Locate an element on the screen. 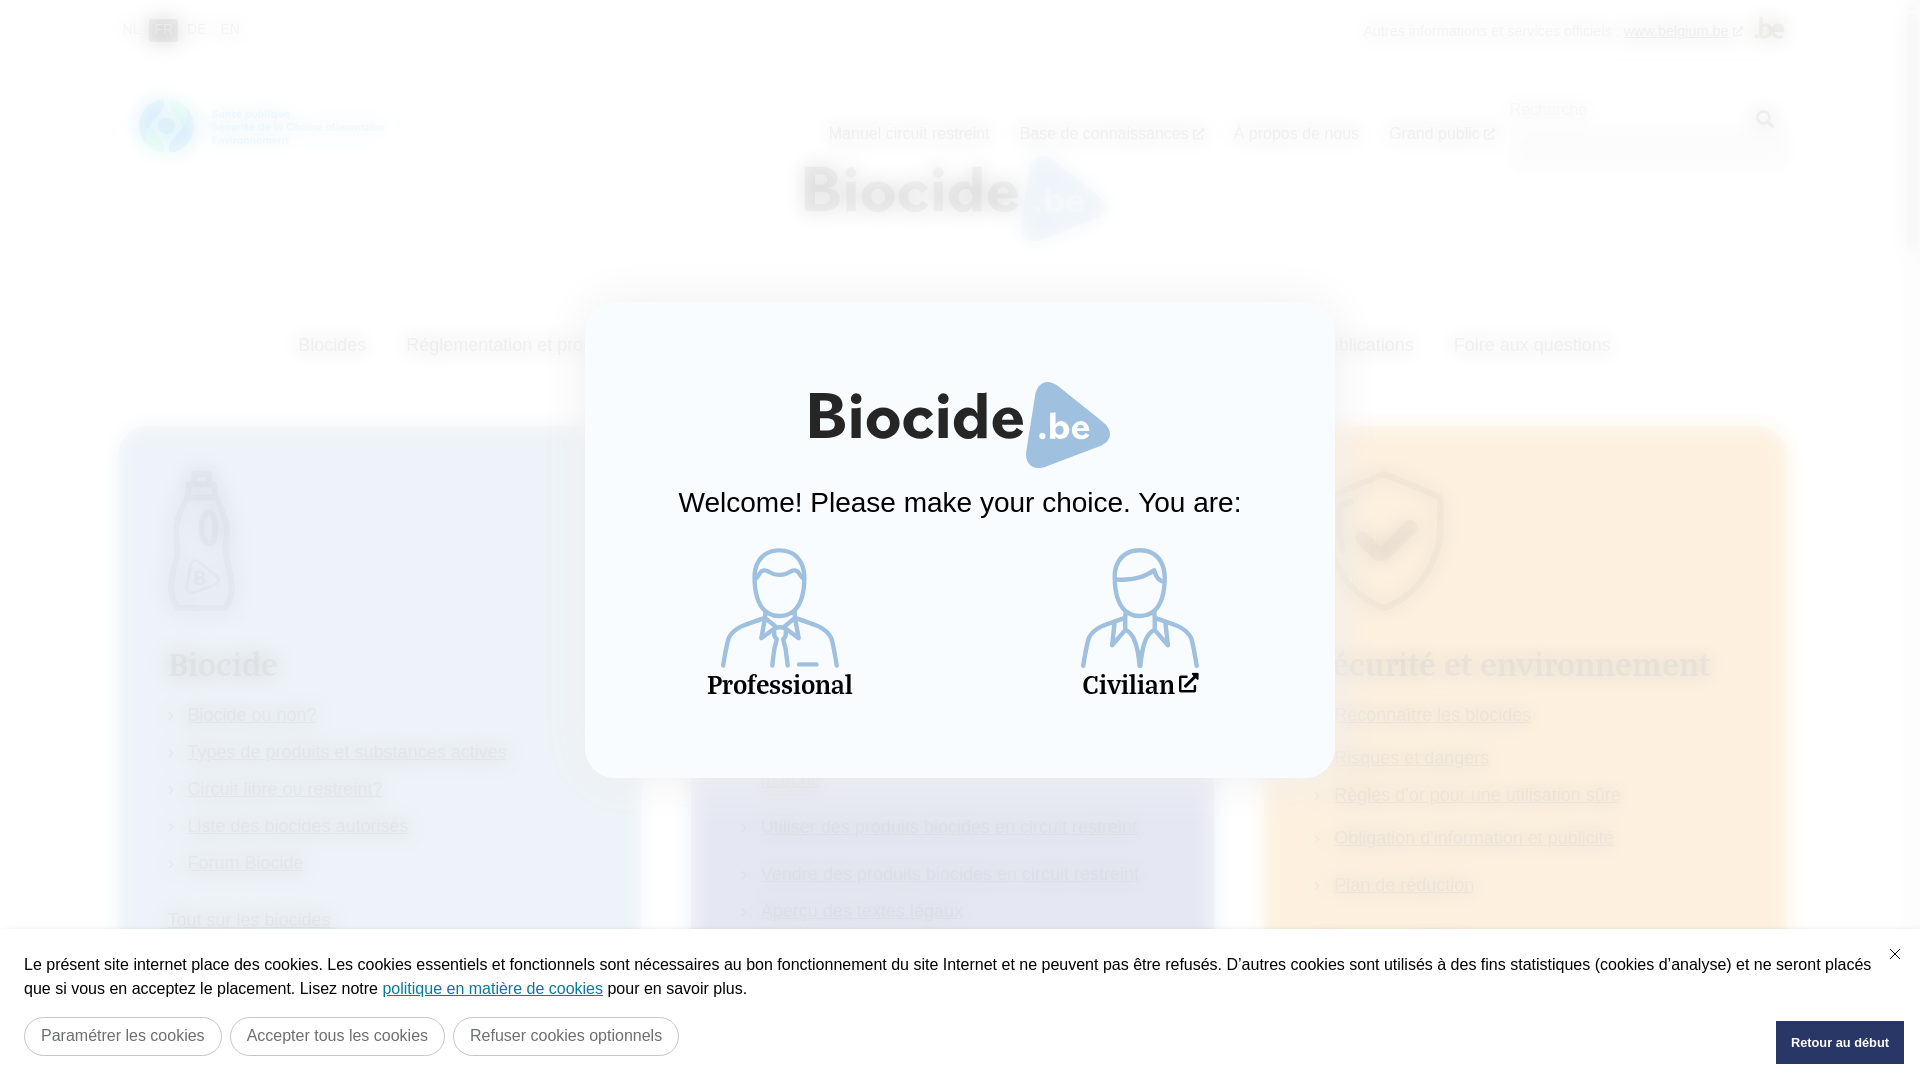  'Accepter tous les cookies' is located at coordinates (337, 1035).